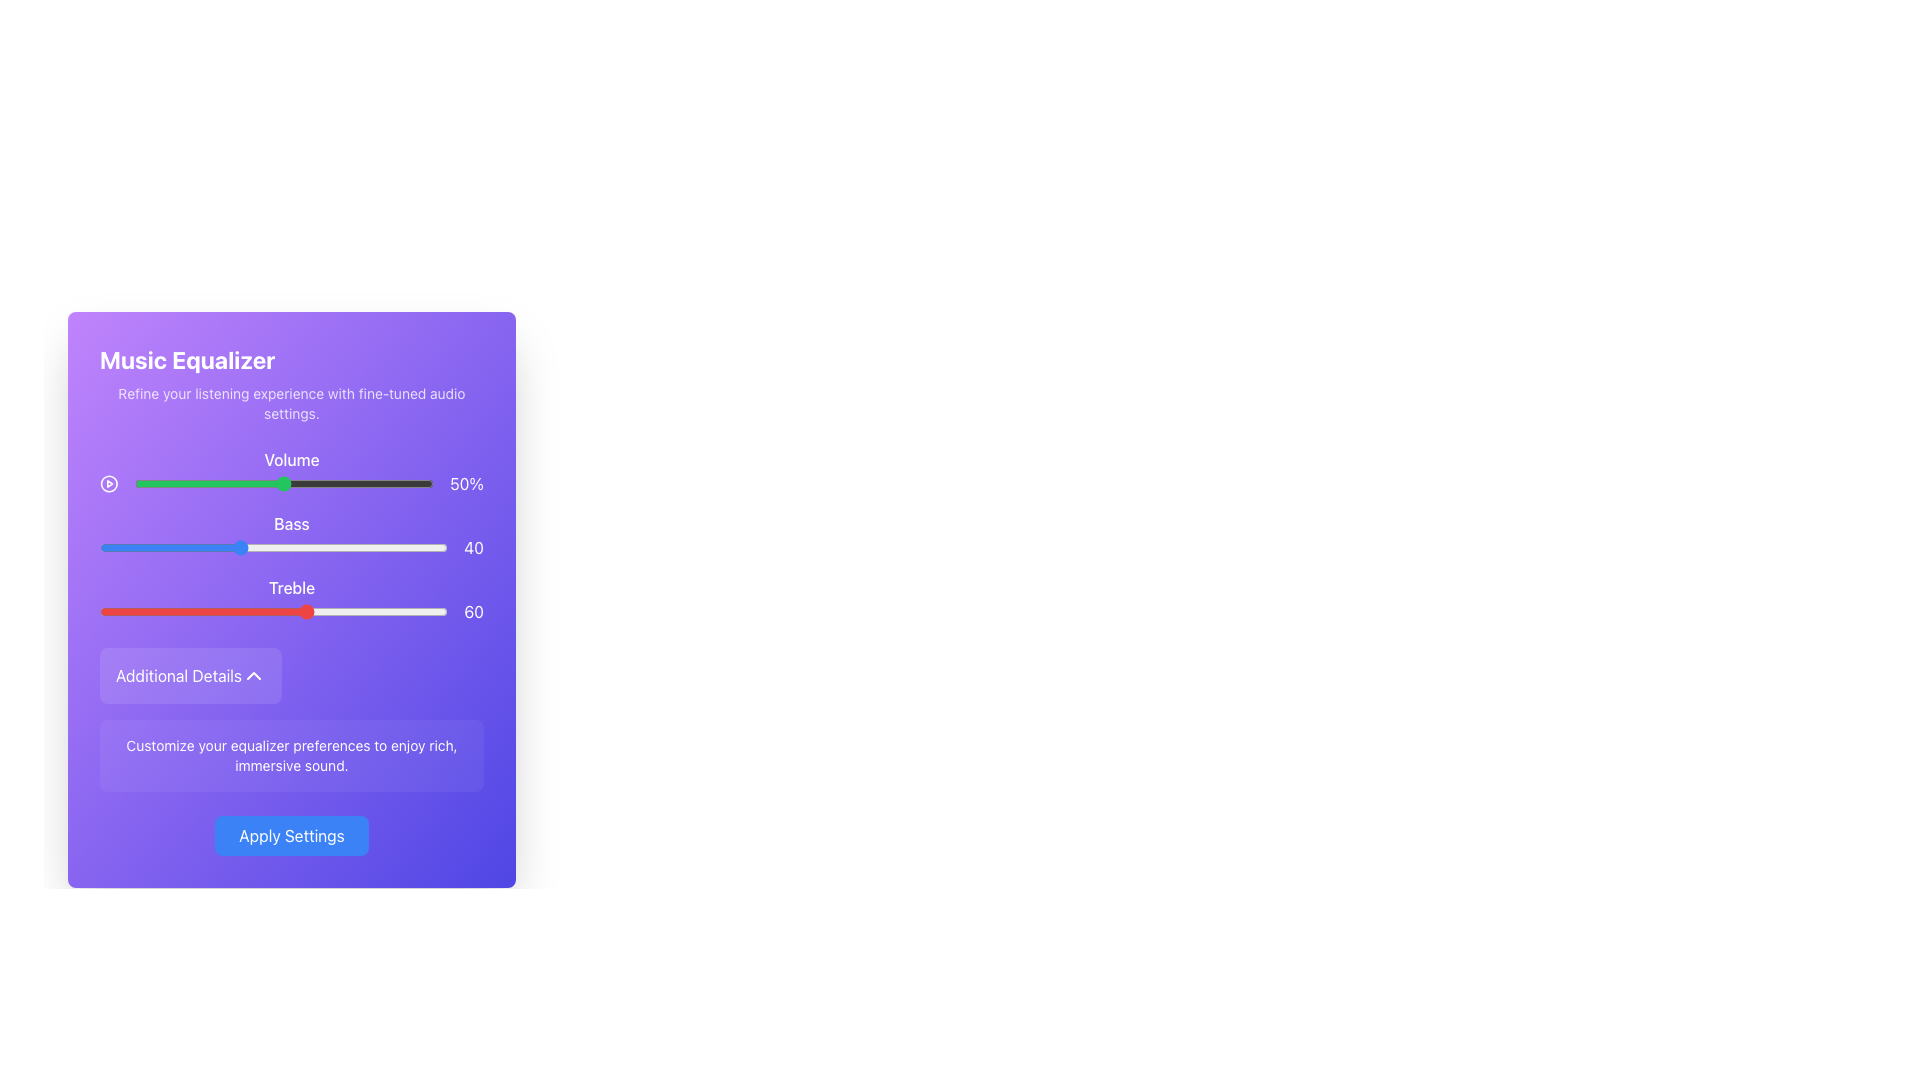 The image size is (1920, 1080). Describe the element at coordinates (162, 611) in the screenshot. I see `the treble` at that location.